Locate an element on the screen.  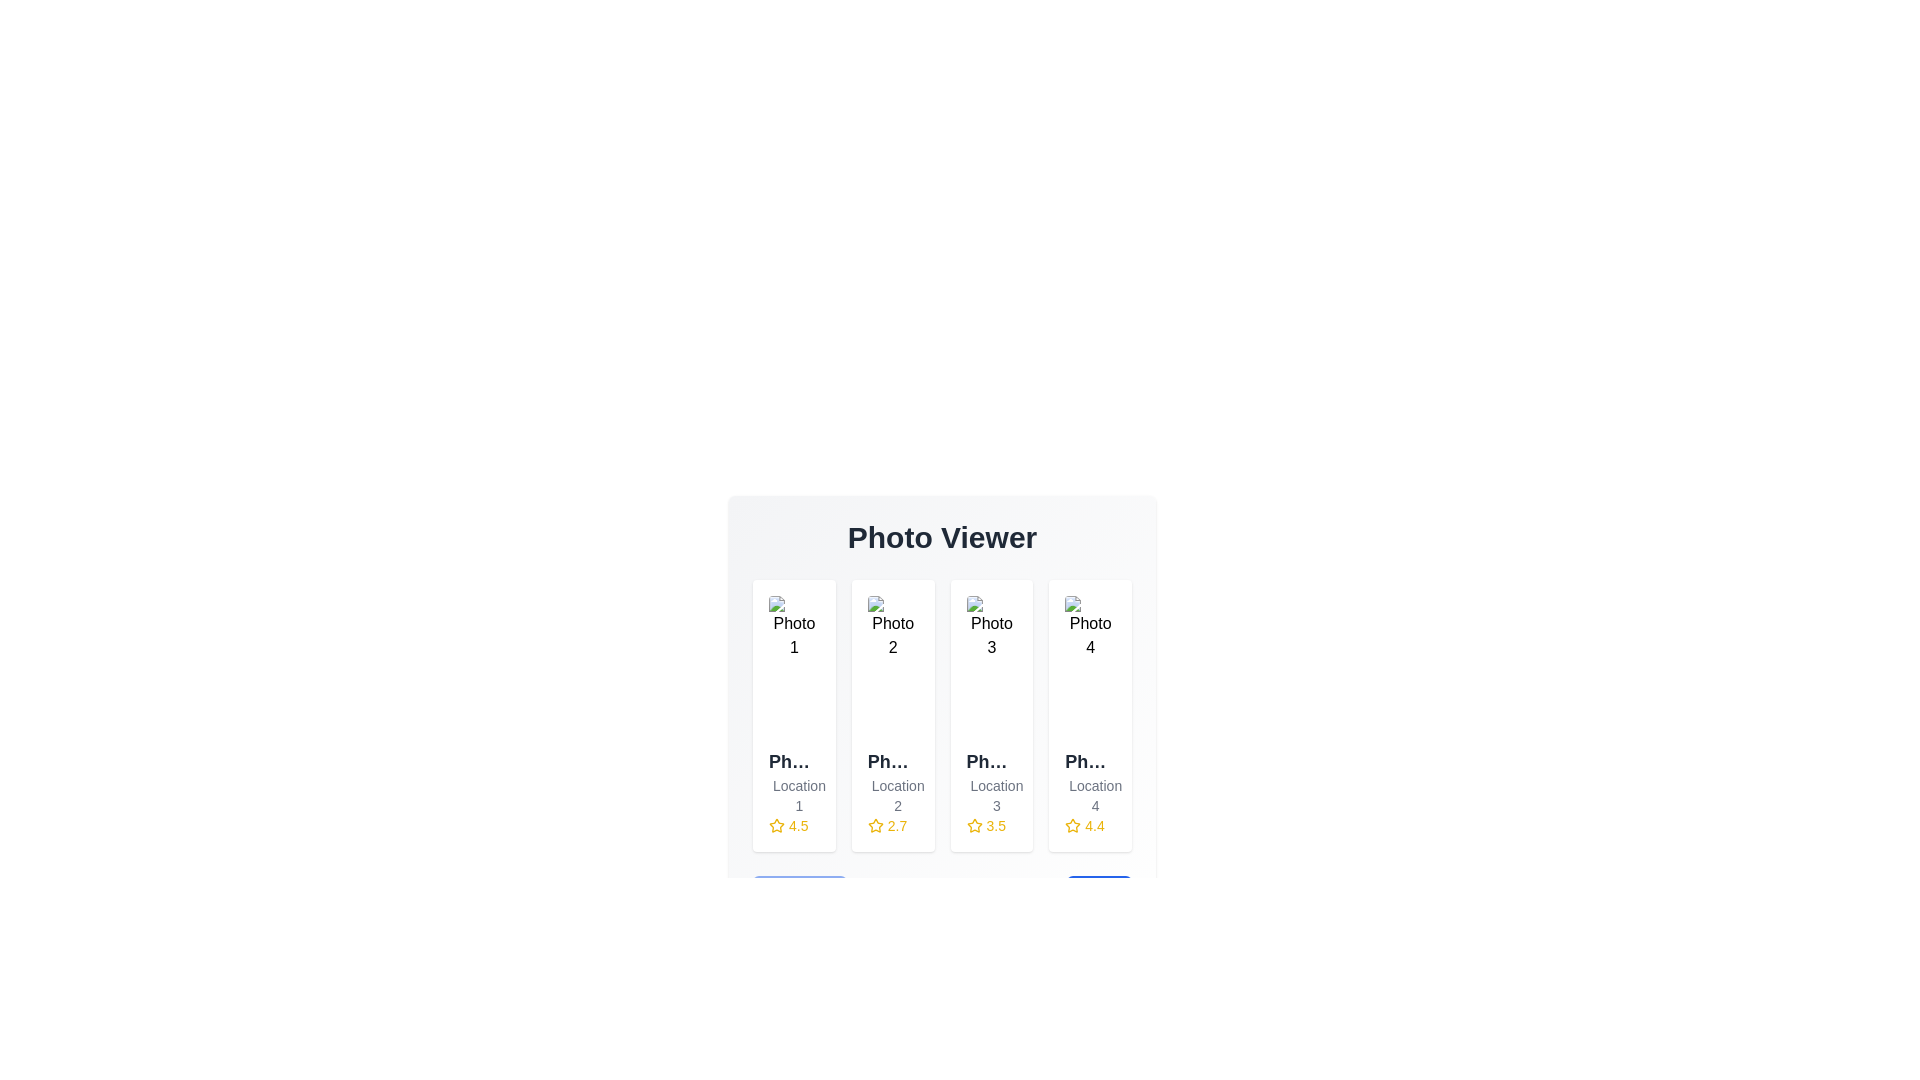
the rating star icon located at the bottom section of the fourth card in the horizontal list of cards within the 'Photo Viewer' interface, which displays the average rating for 'Photo 4.' is located at coordinates (1072, 825).